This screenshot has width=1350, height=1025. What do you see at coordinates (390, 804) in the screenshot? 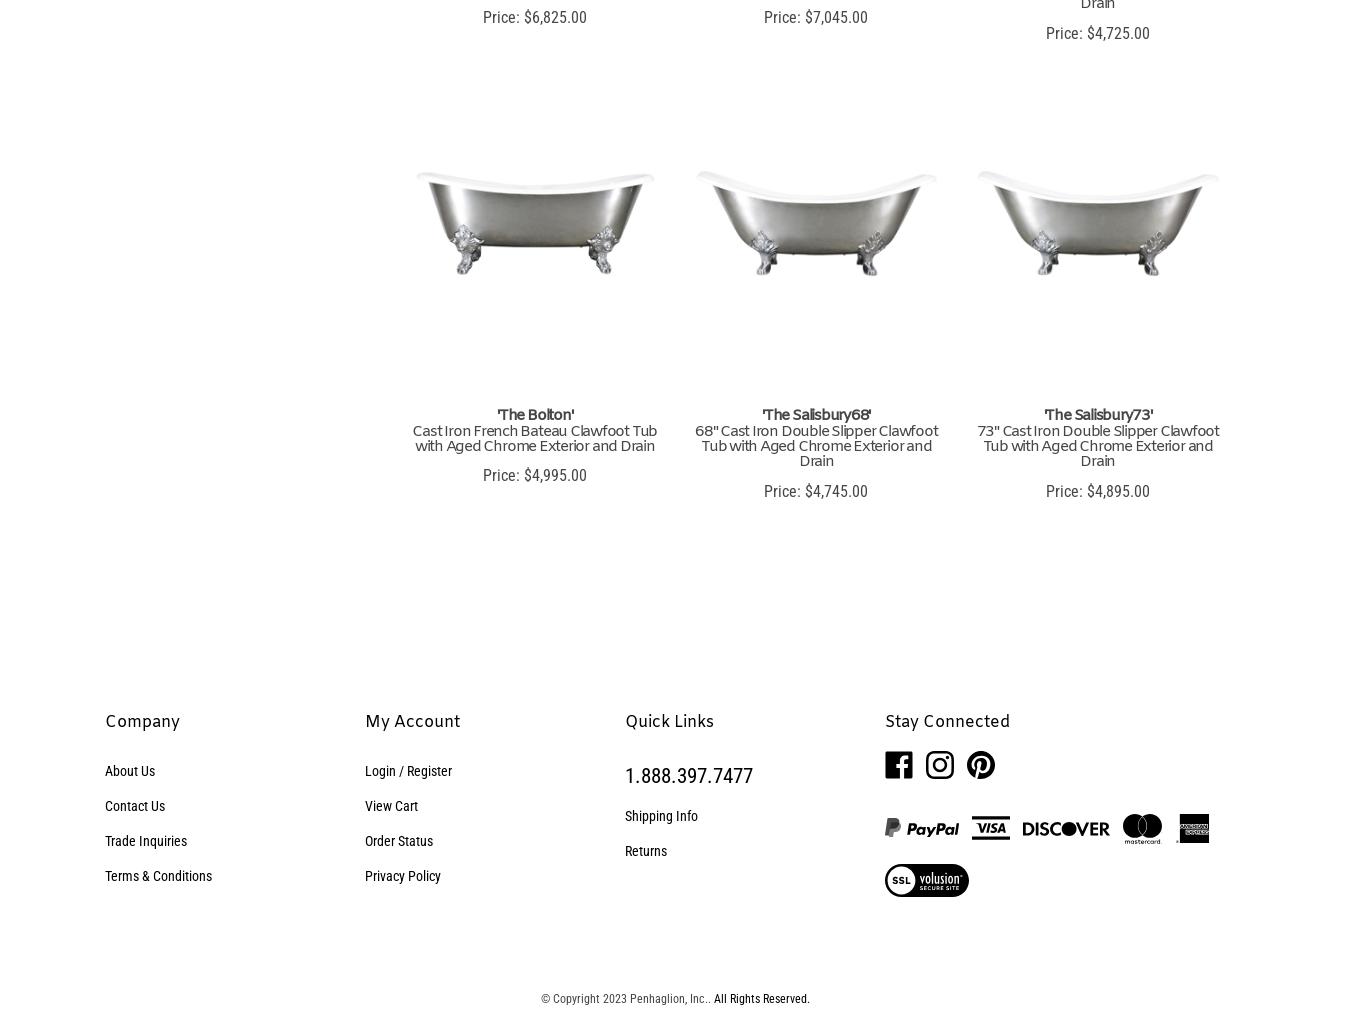
I see `'View Cart'` at bounding box center [390, 804].